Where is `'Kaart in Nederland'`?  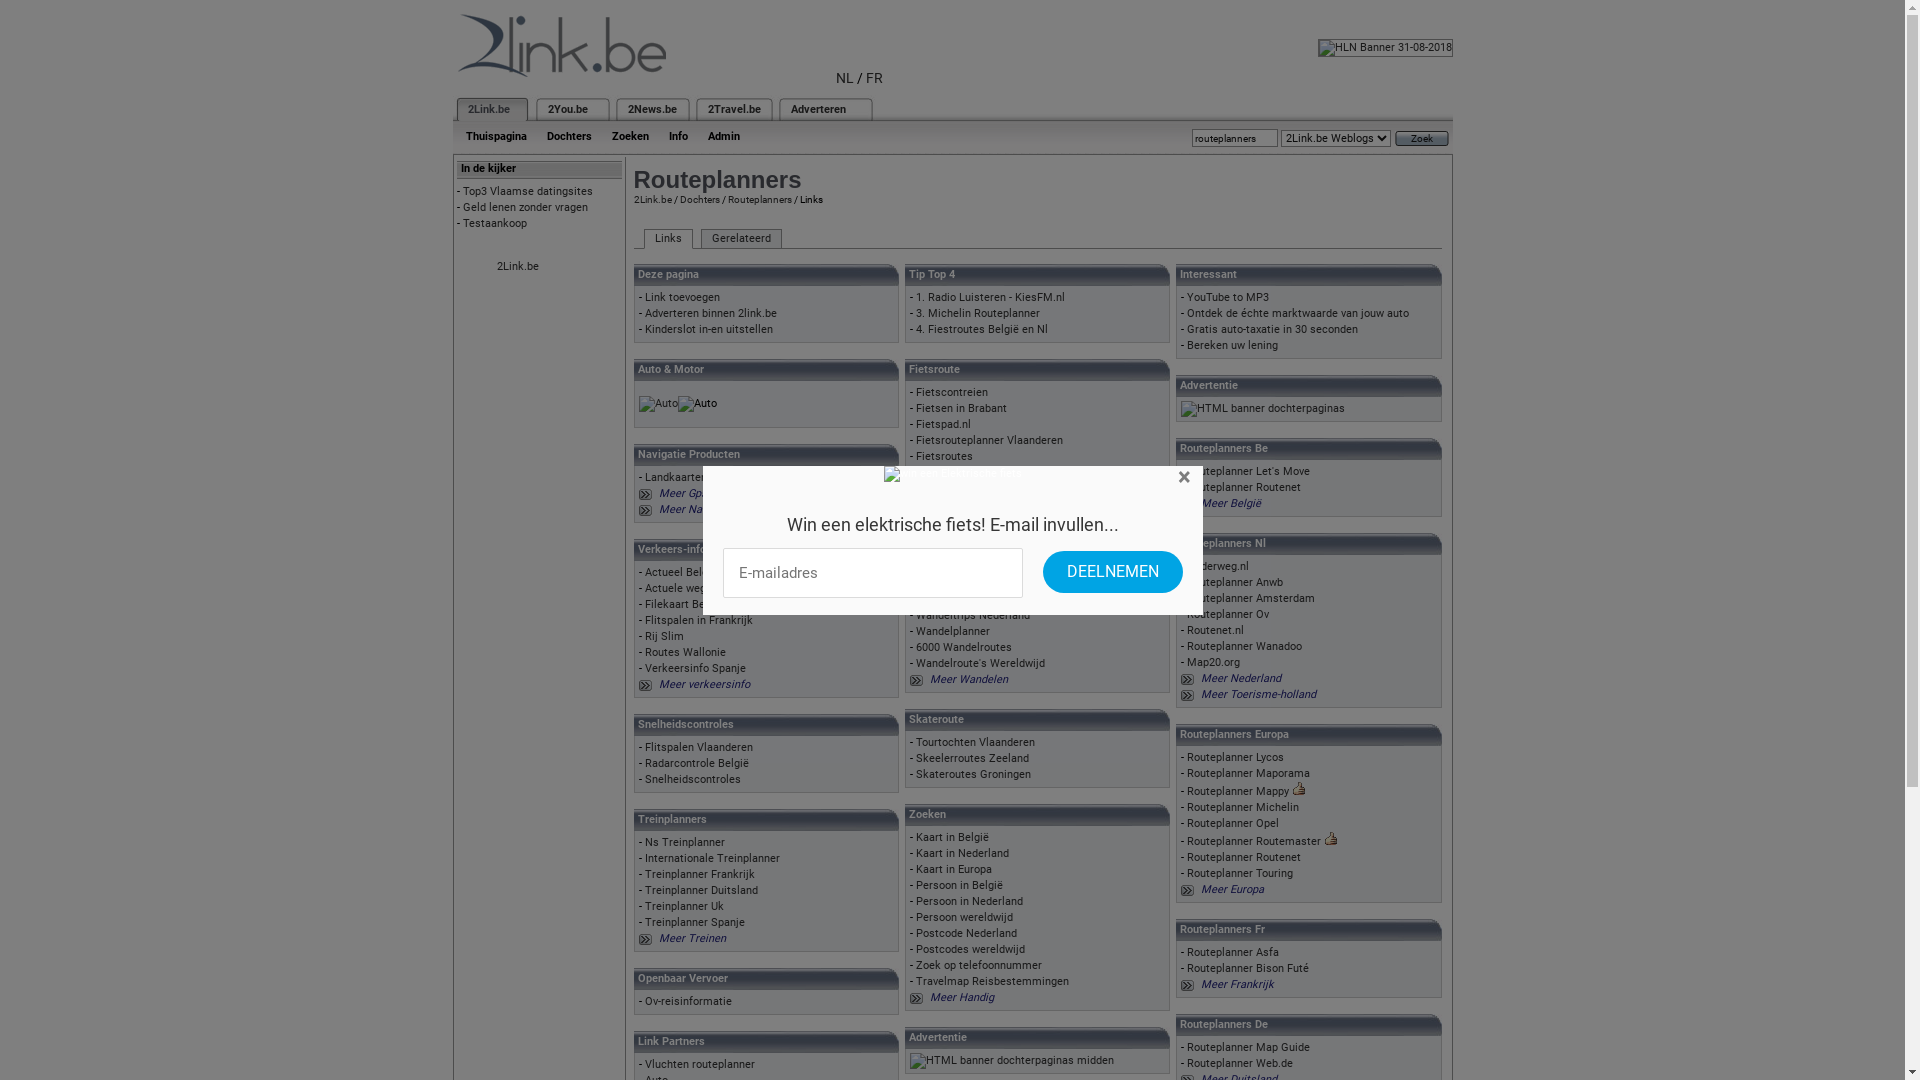 'Kaart in Nederland' is located at coordinates (962, 853).